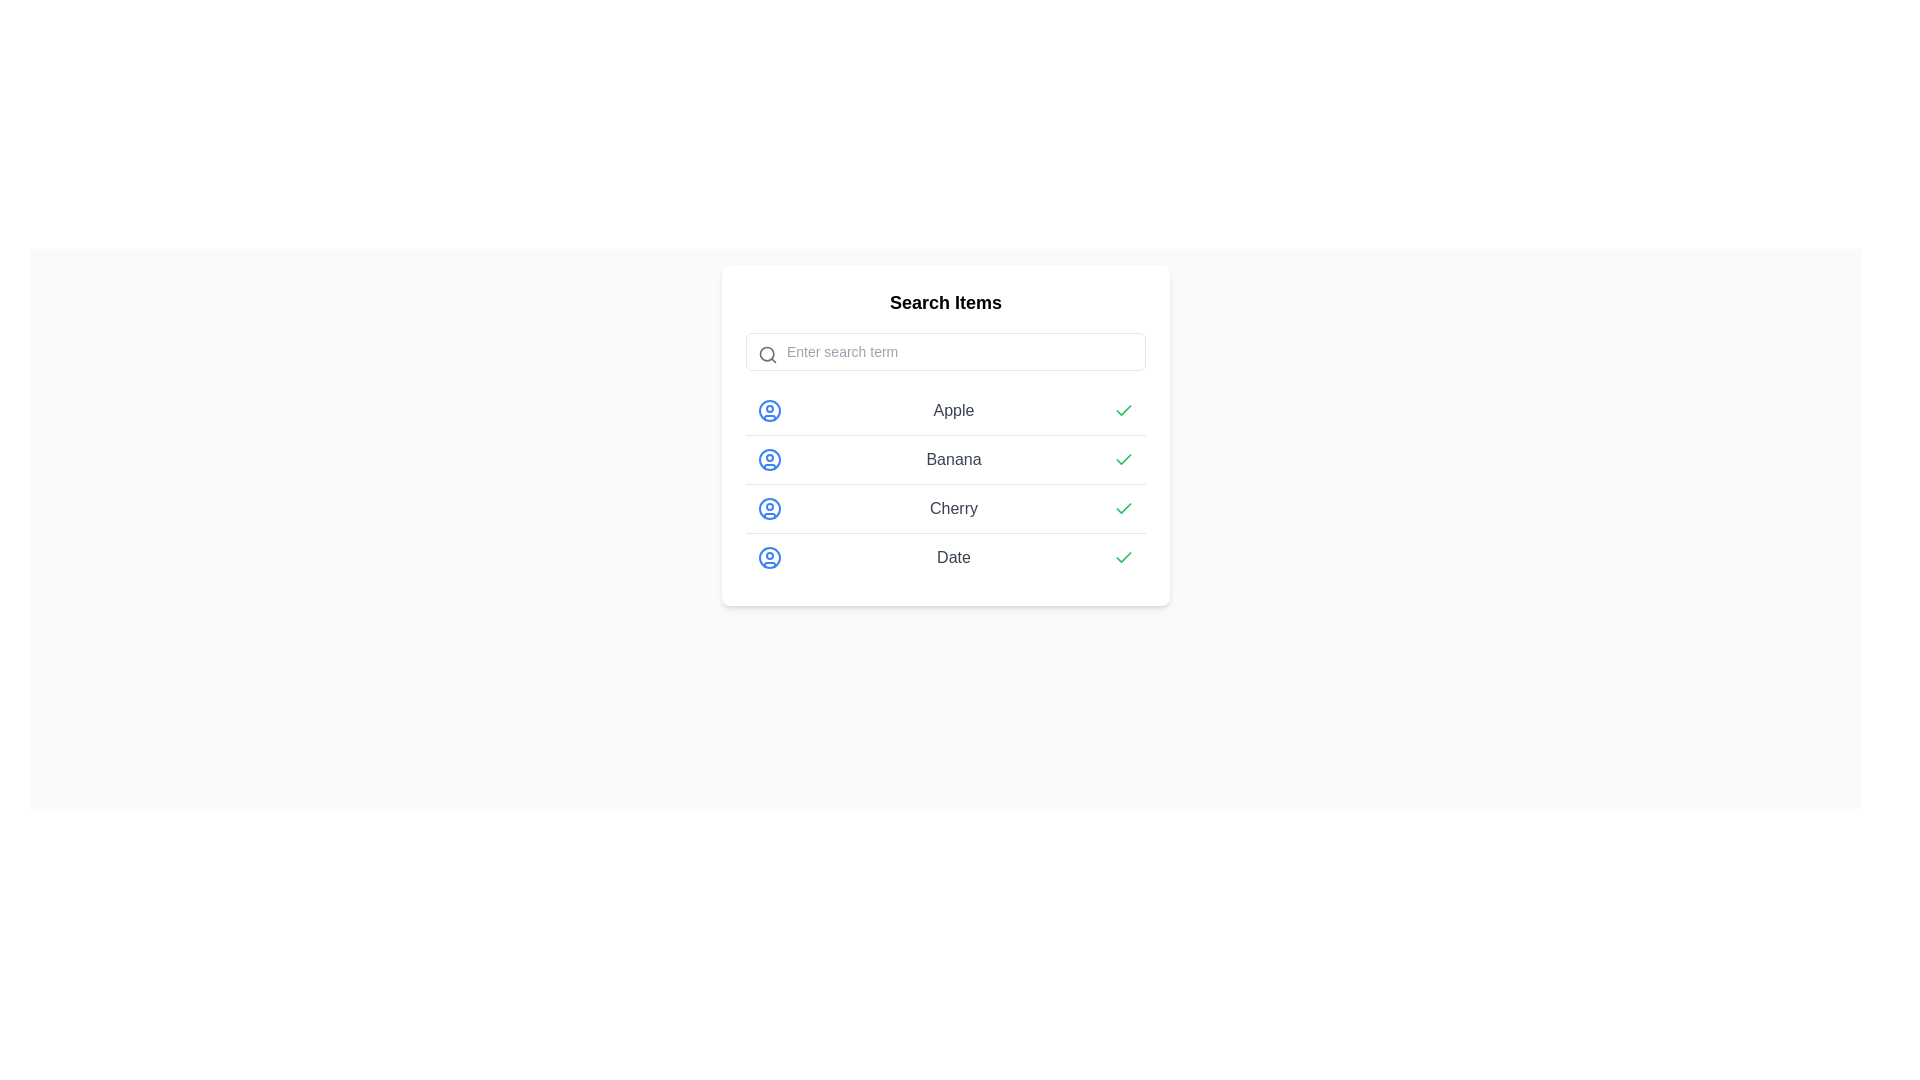  What do you see at coordinates (768, 410) in the screenshot?
I see `the circular user profile icon with a blue stroke, located to the left of the label 'Apple'` at bounding box center [768, 410].